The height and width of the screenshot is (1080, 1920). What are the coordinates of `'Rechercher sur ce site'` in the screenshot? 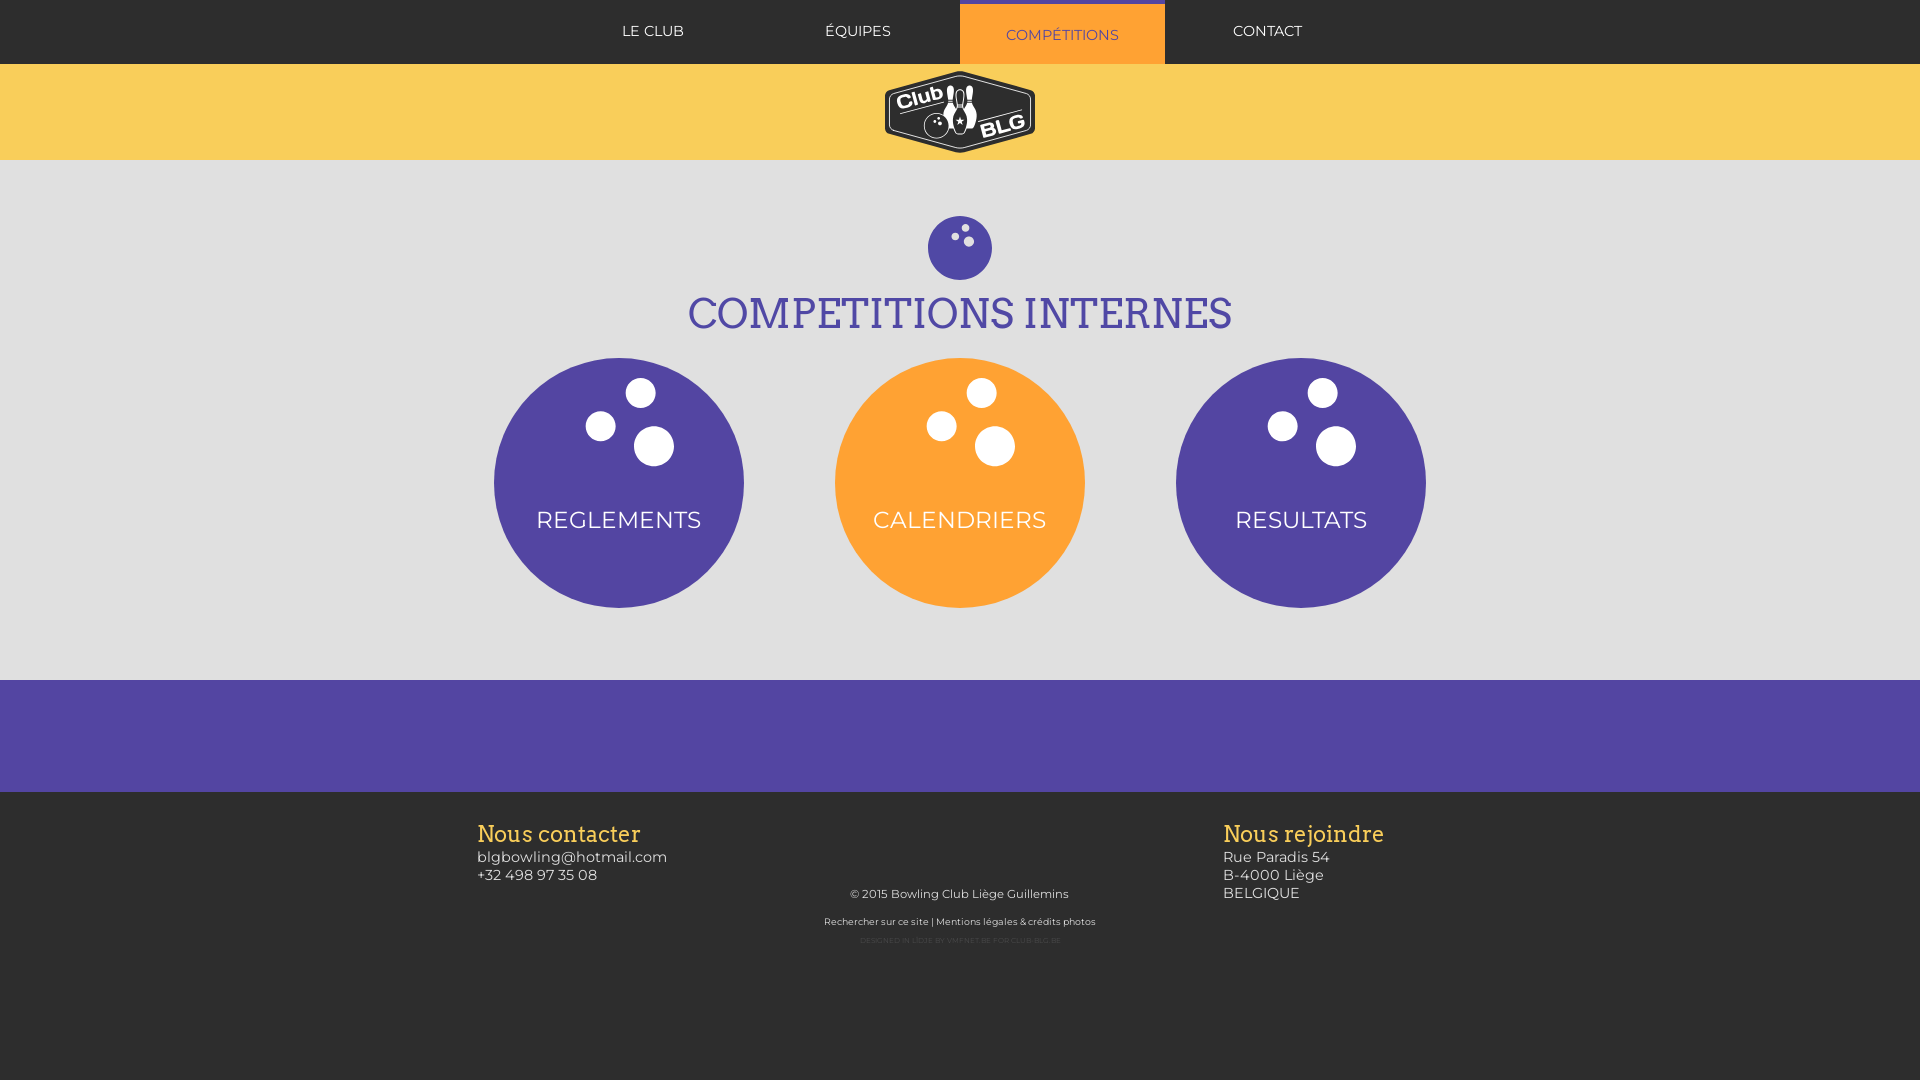 It's located at (876, 921).